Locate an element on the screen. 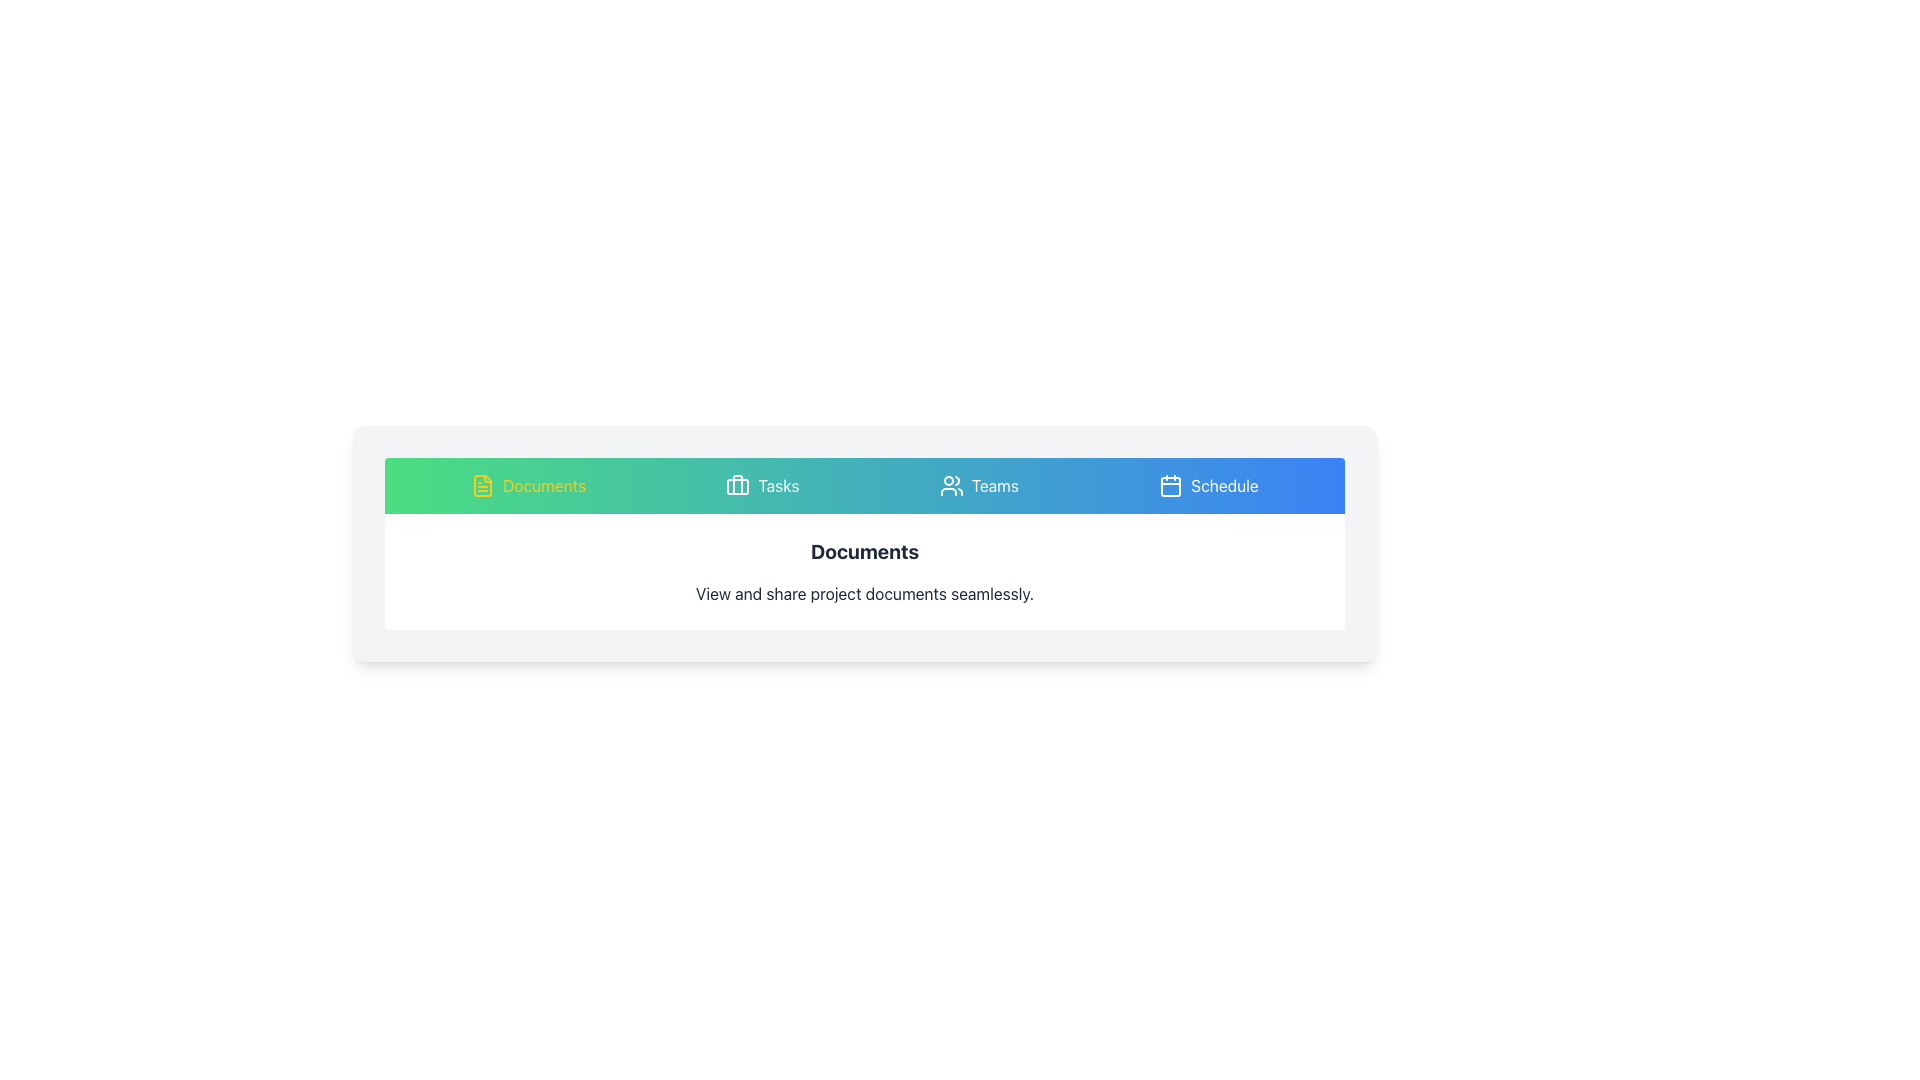 This screenshot has height=1080, width=1920. the first Interactive Menu Tab labeled 'Documents' is located at coordinates (528, 486).